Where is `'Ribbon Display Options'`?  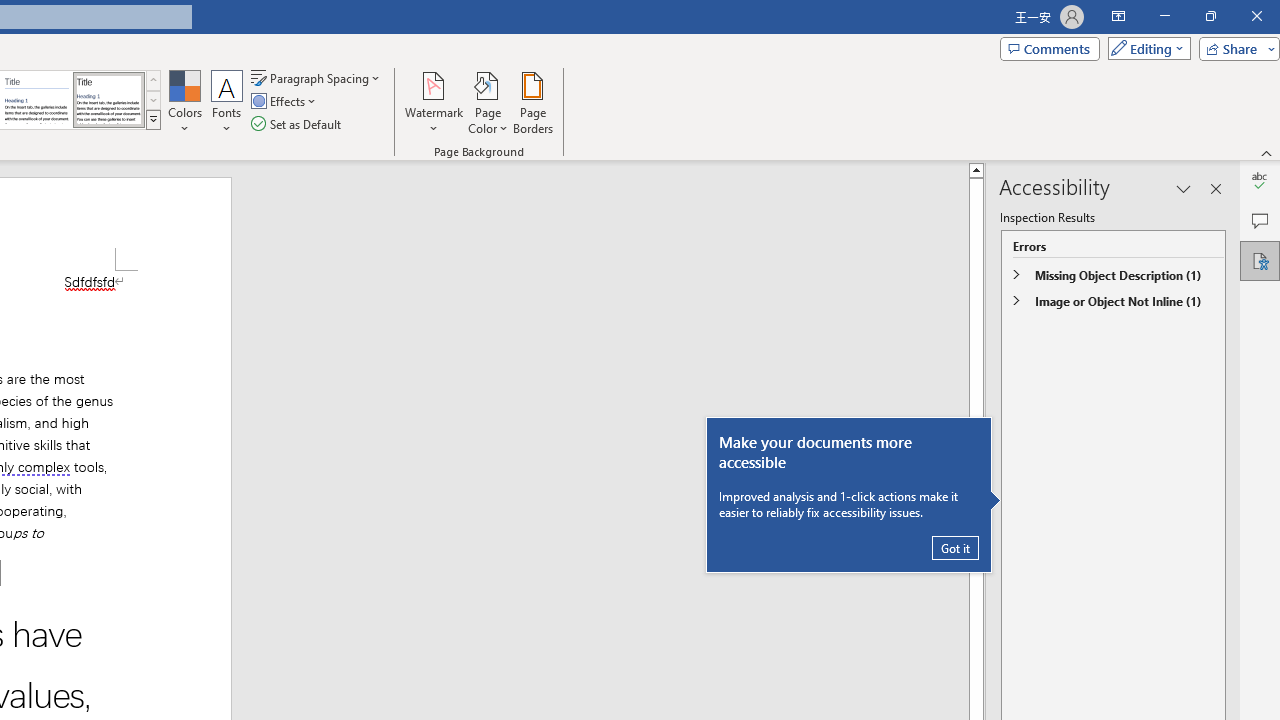 'Ribbon Display Options' is located at coordinates (1117, 16).